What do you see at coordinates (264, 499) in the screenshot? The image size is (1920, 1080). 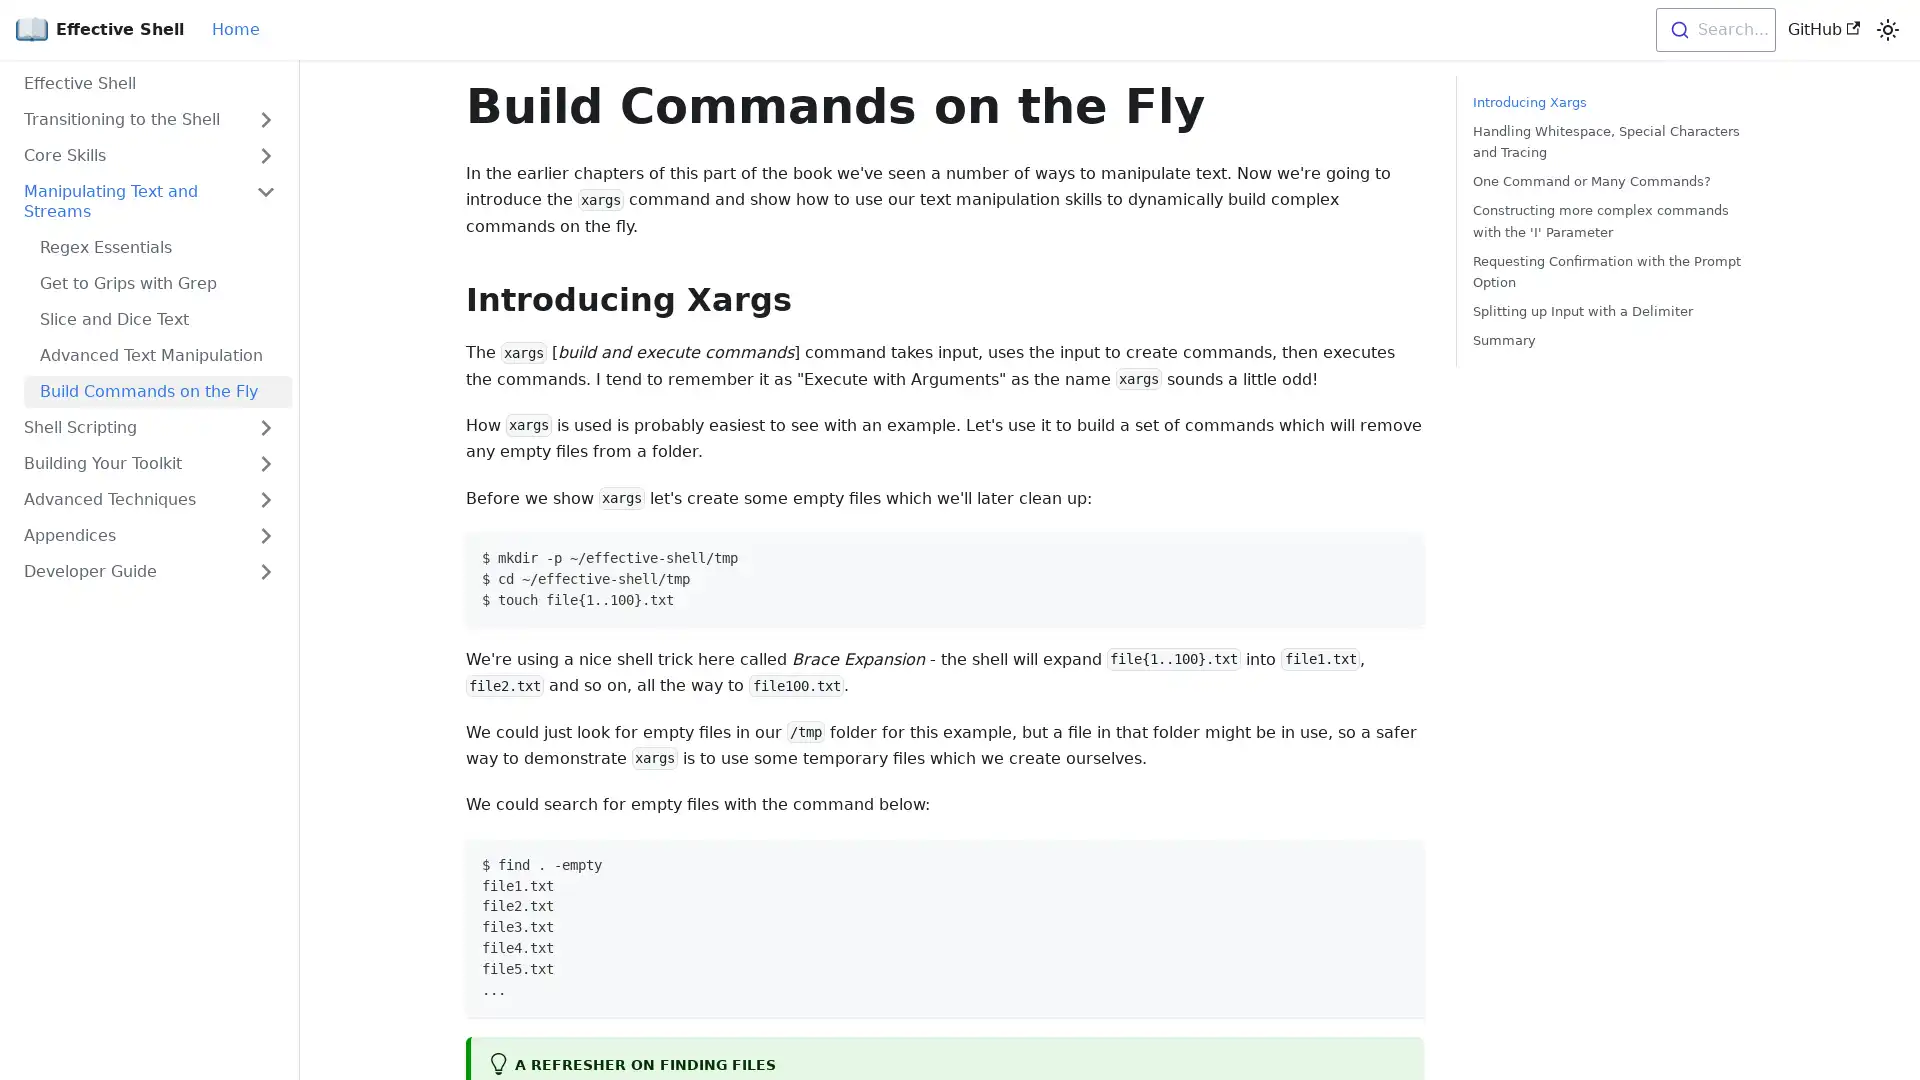 I see `Toggle the collapsible sidebar category 'Advanced Techniques'` at bounding box center [264, 499].